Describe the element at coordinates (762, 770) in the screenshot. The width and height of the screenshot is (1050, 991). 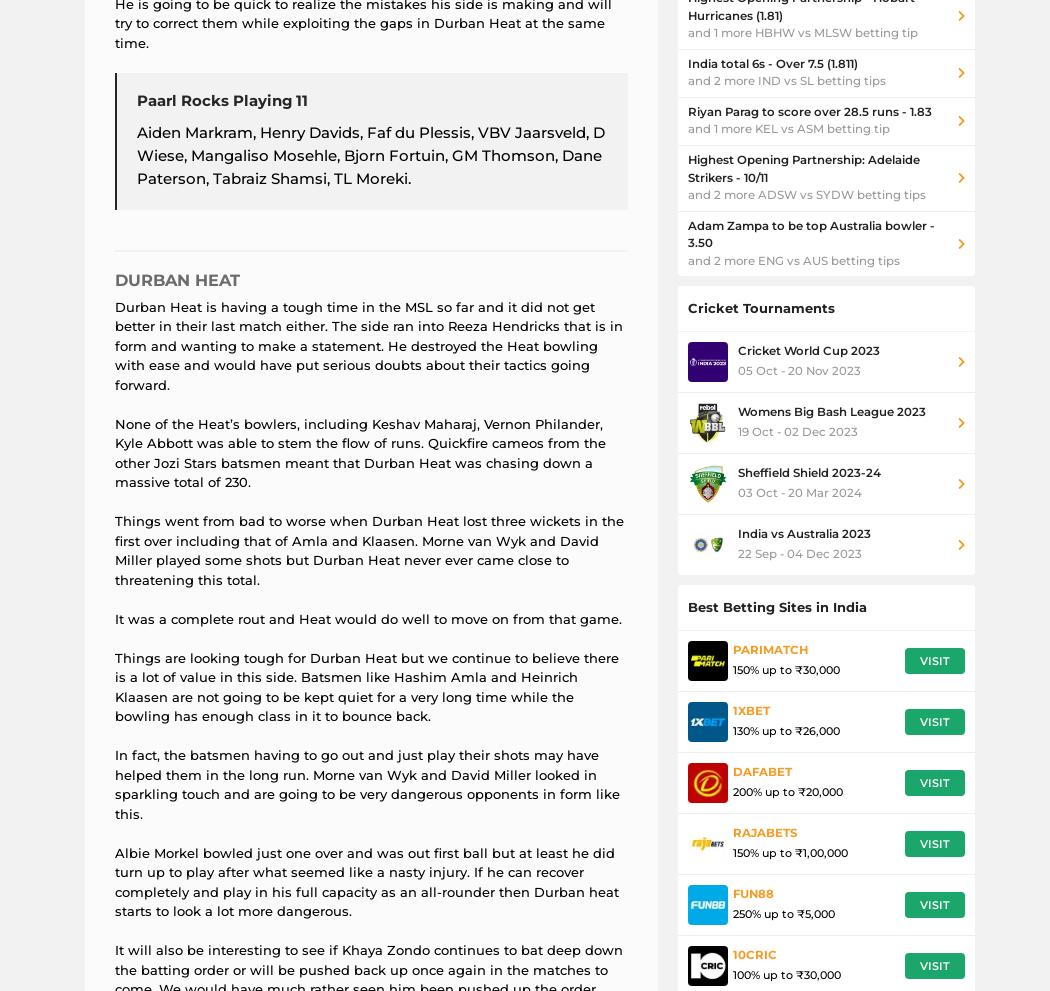
I see `'Dafabet'` at that location.